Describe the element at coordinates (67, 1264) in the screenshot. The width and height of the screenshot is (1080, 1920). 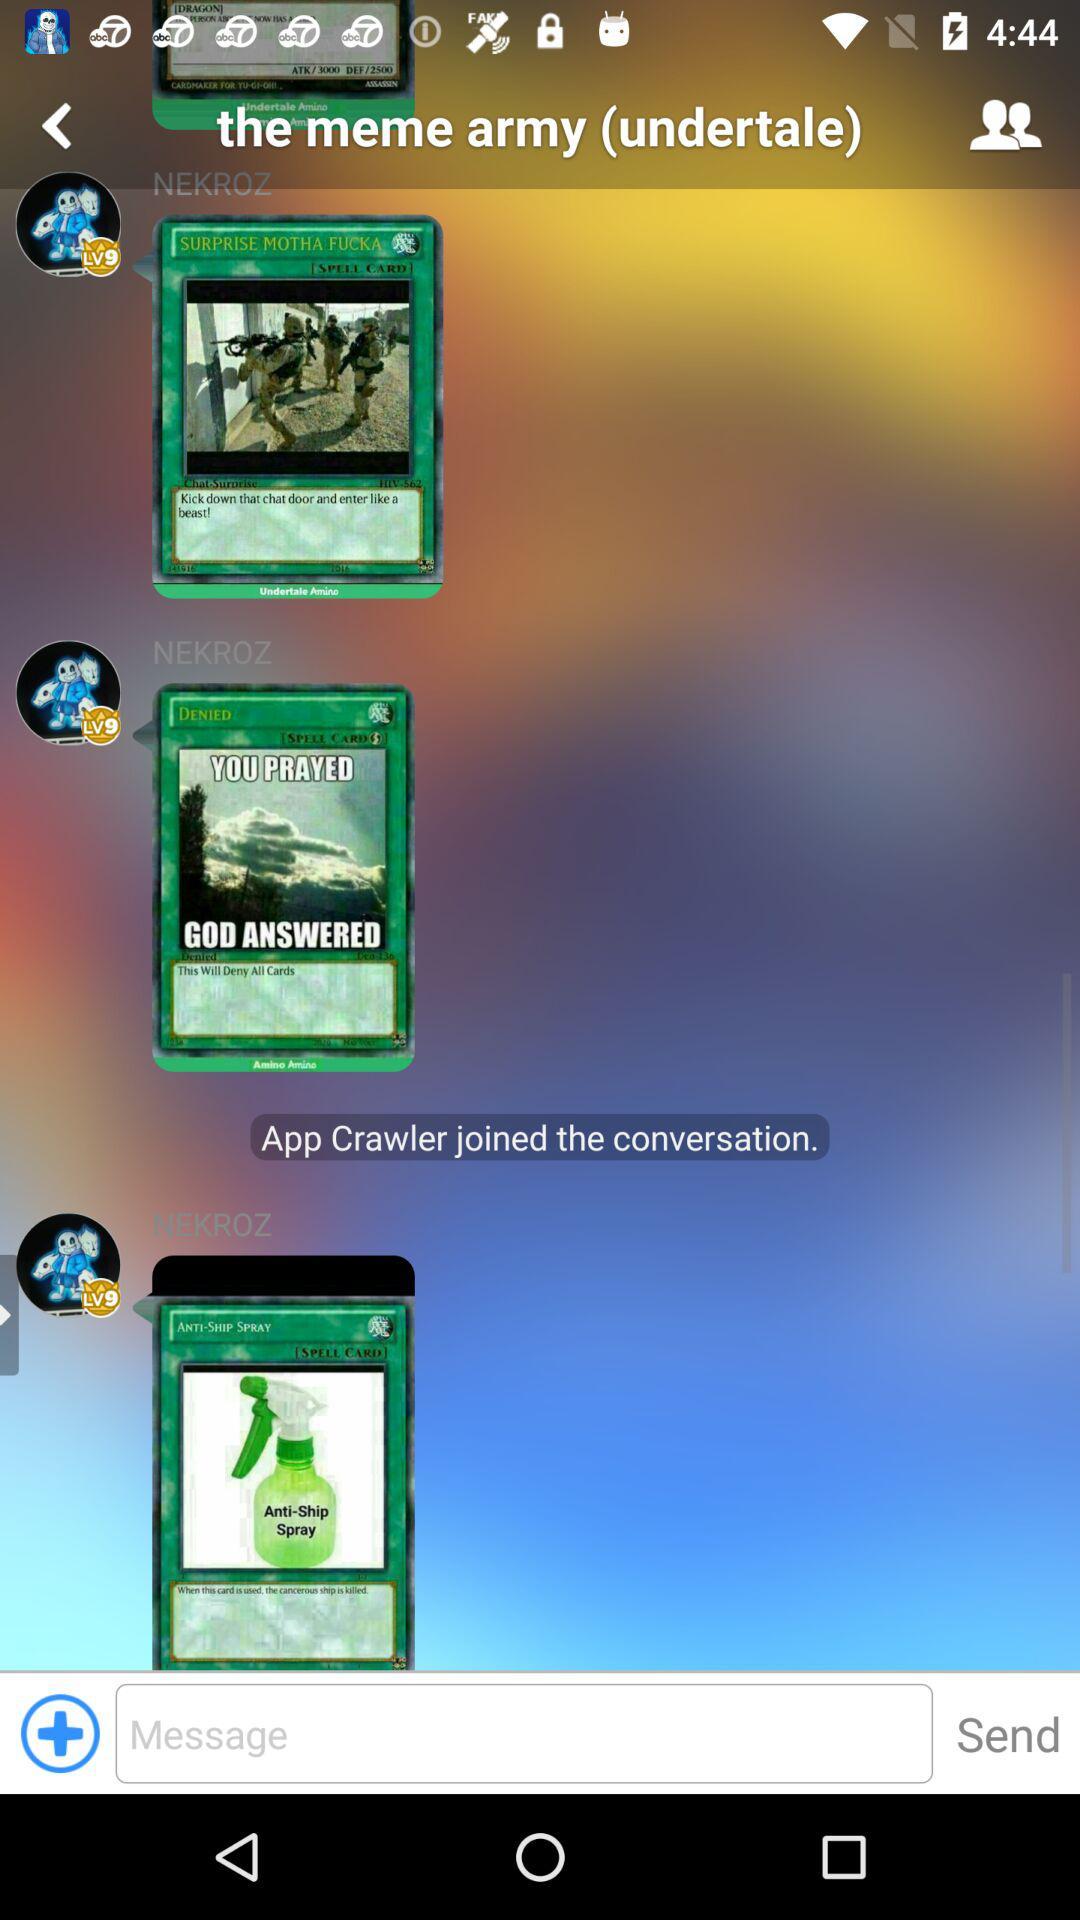
I see `see the profile` at that location.